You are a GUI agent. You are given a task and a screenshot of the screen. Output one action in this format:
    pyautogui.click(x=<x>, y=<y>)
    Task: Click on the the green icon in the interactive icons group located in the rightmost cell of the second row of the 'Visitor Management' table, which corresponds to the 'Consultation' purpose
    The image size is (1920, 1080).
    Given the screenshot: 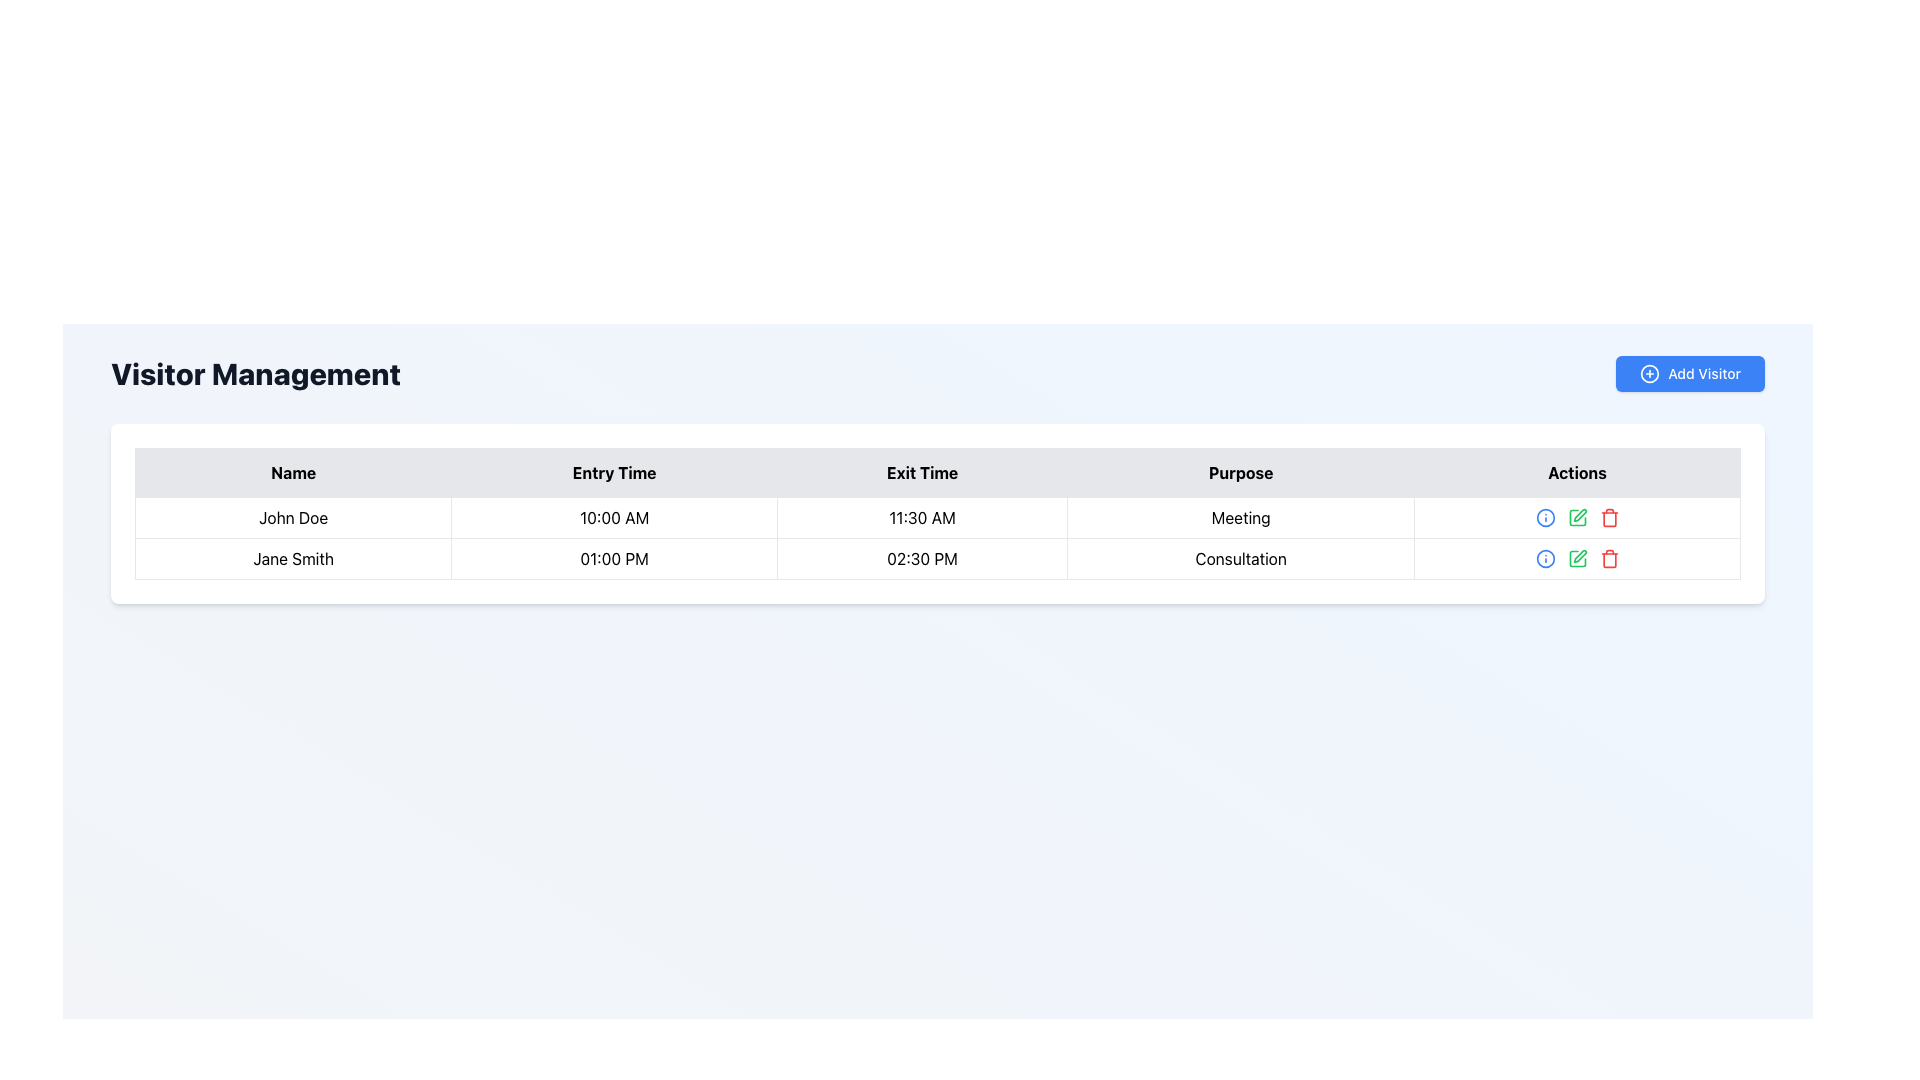 What is the action you would take?
    pyautogui.click(x=1576, y=559)
    